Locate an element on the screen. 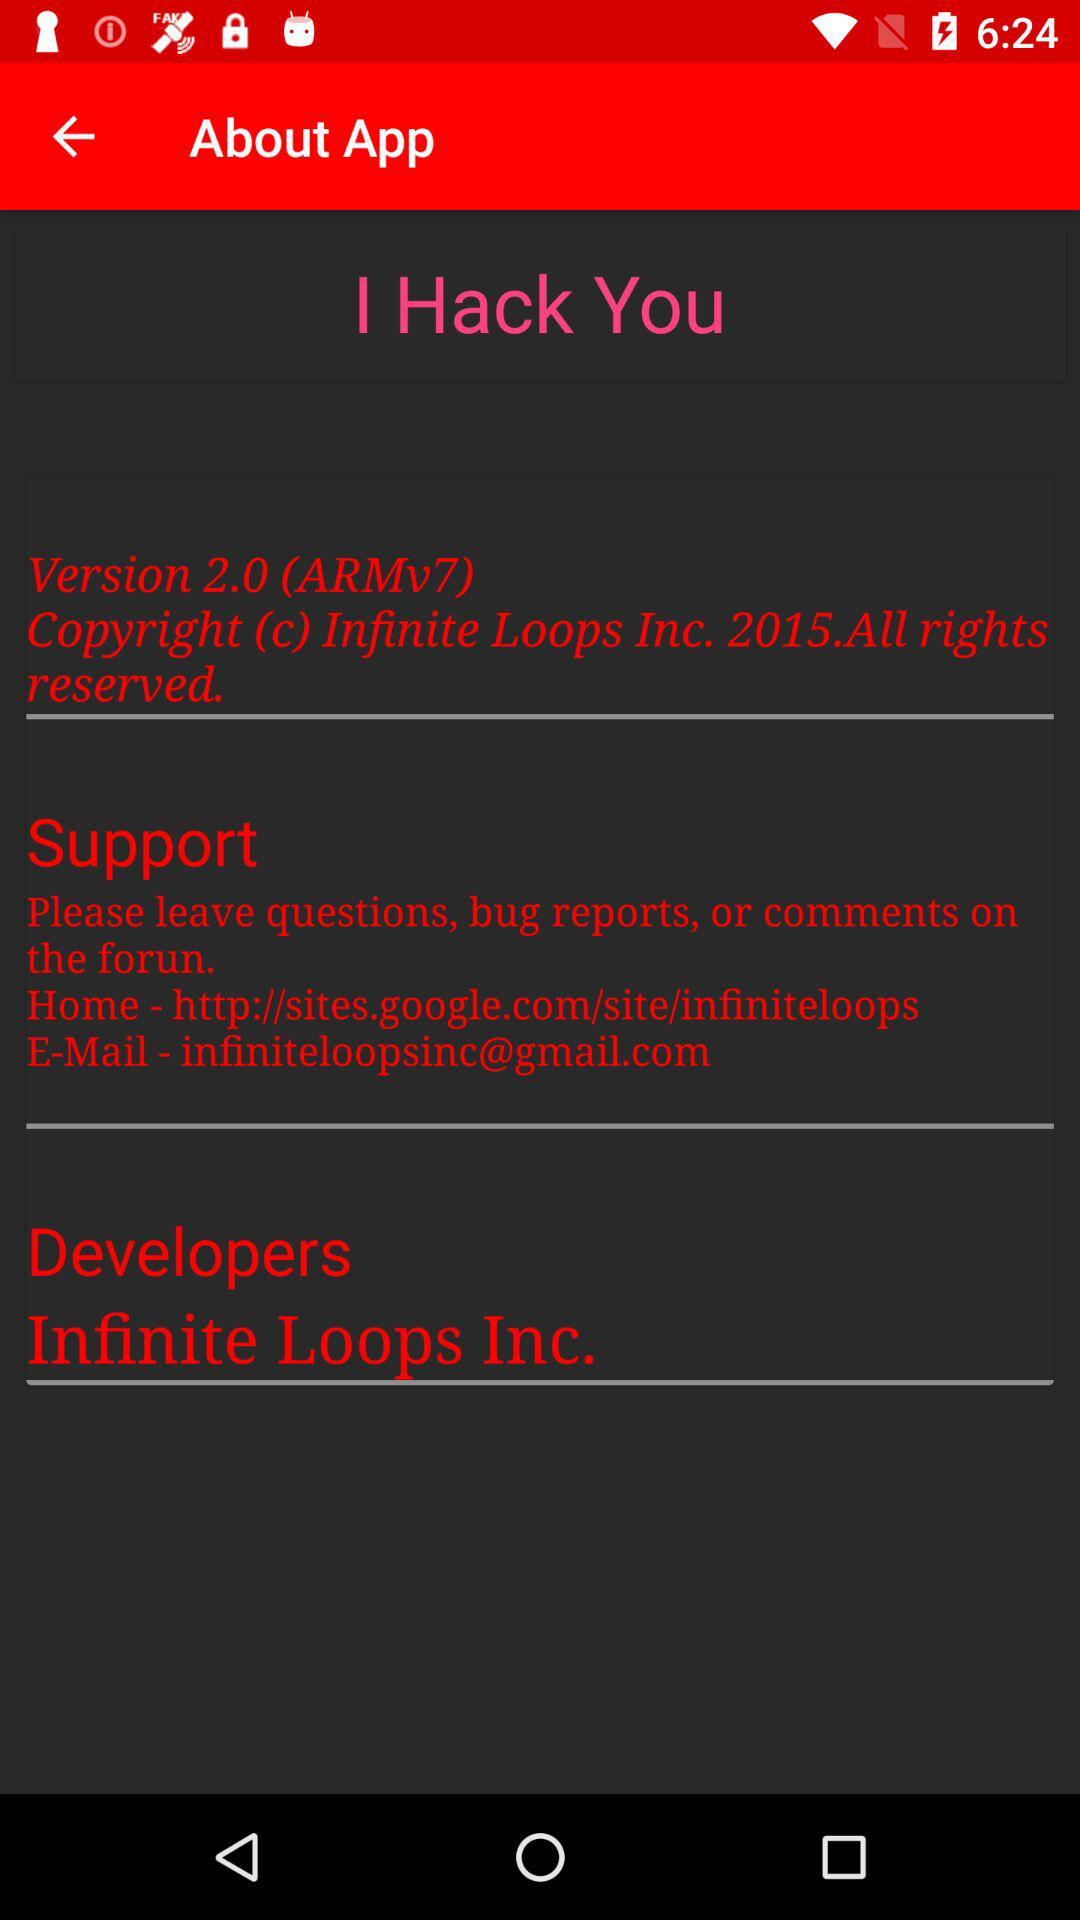 The width and height of the screenshot is (1080, 1920). i hack you is located at coordinates (538, 301).